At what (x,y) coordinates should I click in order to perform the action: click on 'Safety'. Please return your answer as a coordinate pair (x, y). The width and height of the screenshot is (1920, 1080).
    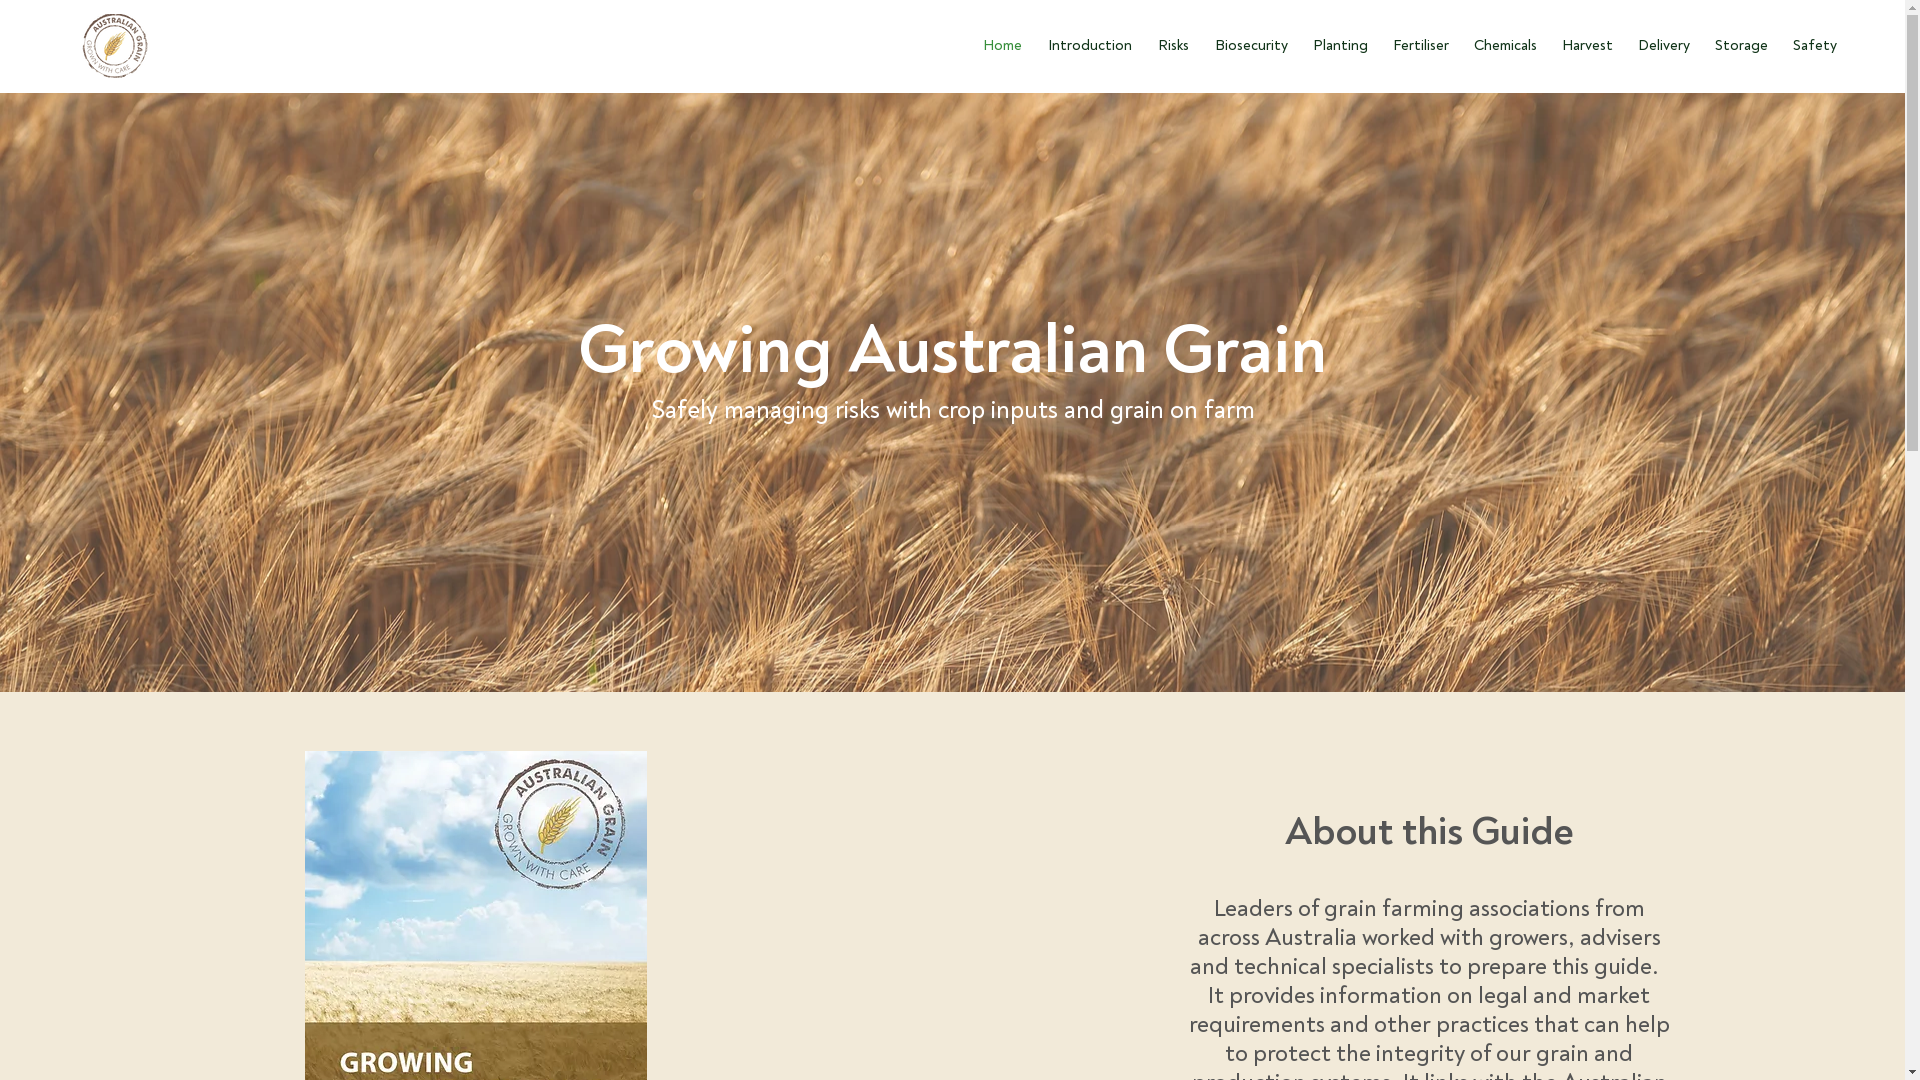
    Looking at the image, I should click on (1777, 45).